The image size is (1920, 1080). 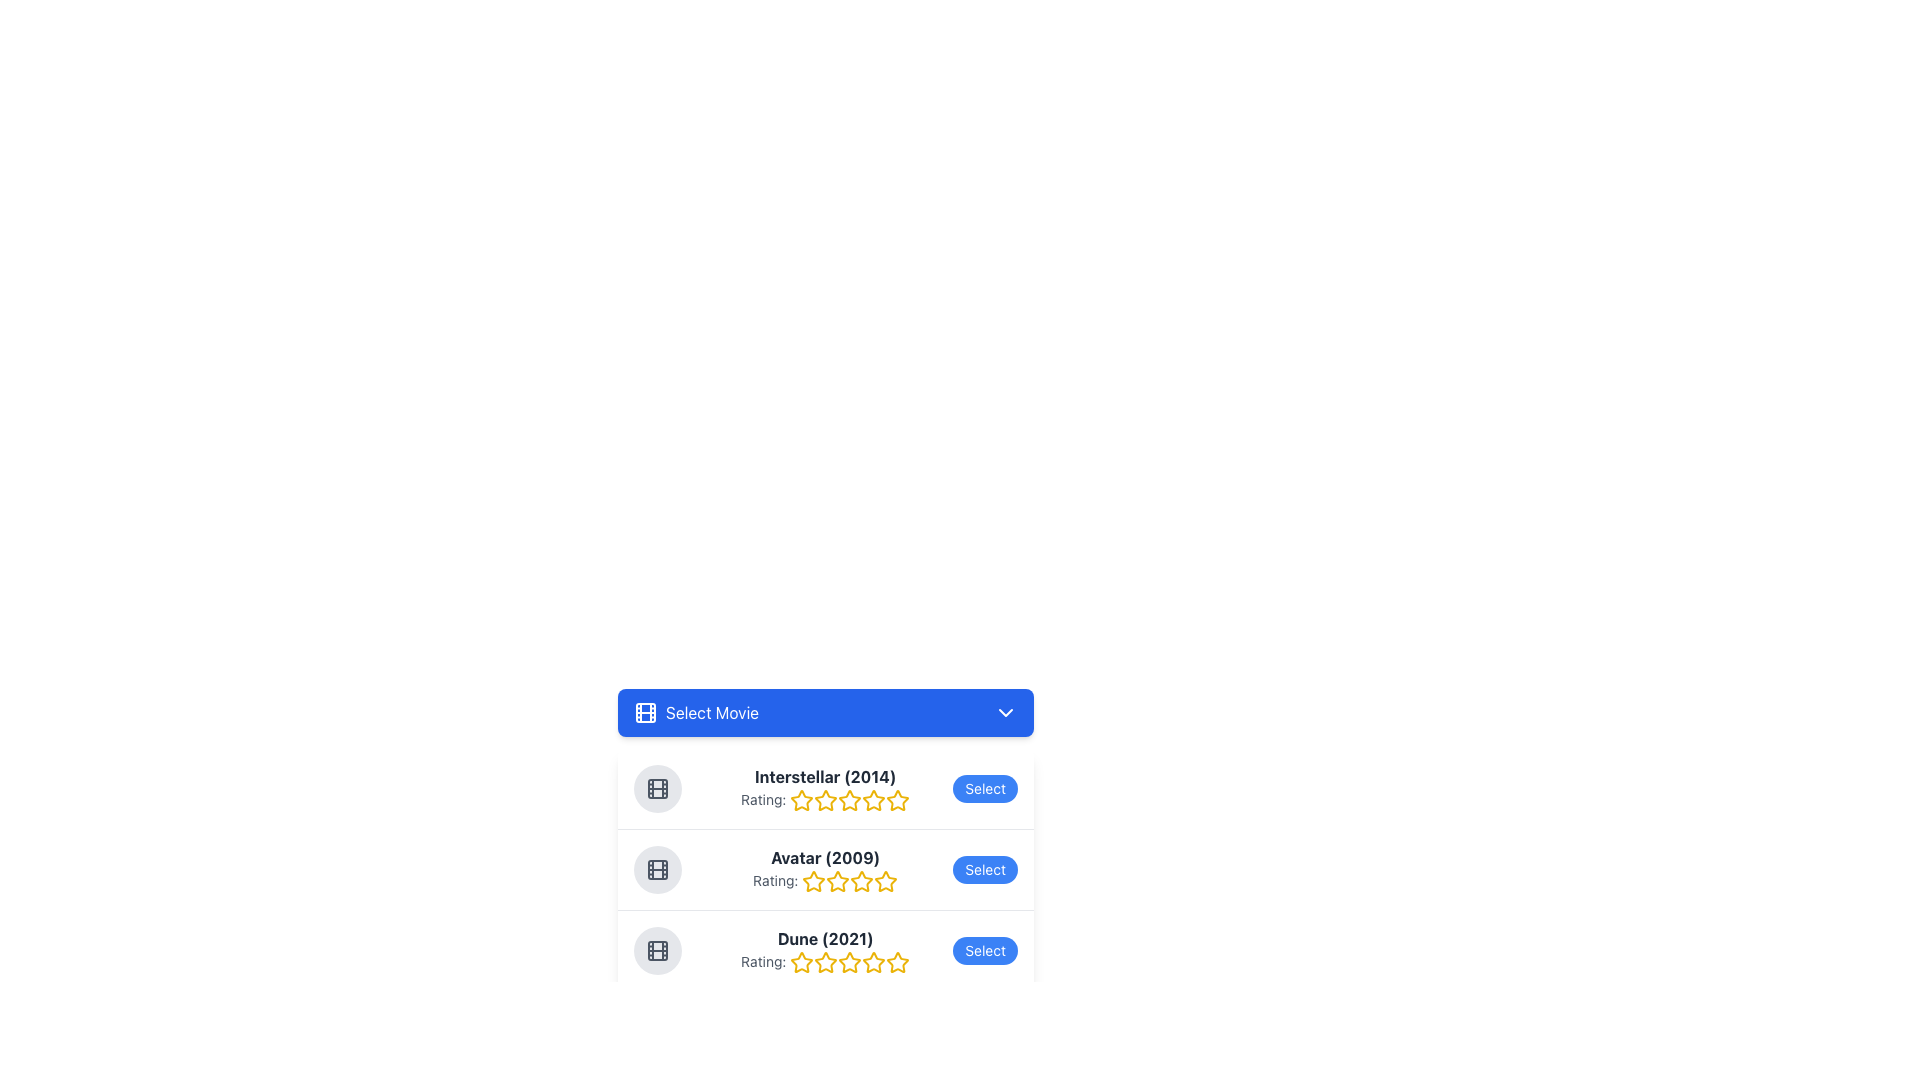 What do you see at coordinates (802, 799) in the screenshot?
I see `the first rating star for the movie 'Interstellar (2014)'` at bounding box center [802, 799].